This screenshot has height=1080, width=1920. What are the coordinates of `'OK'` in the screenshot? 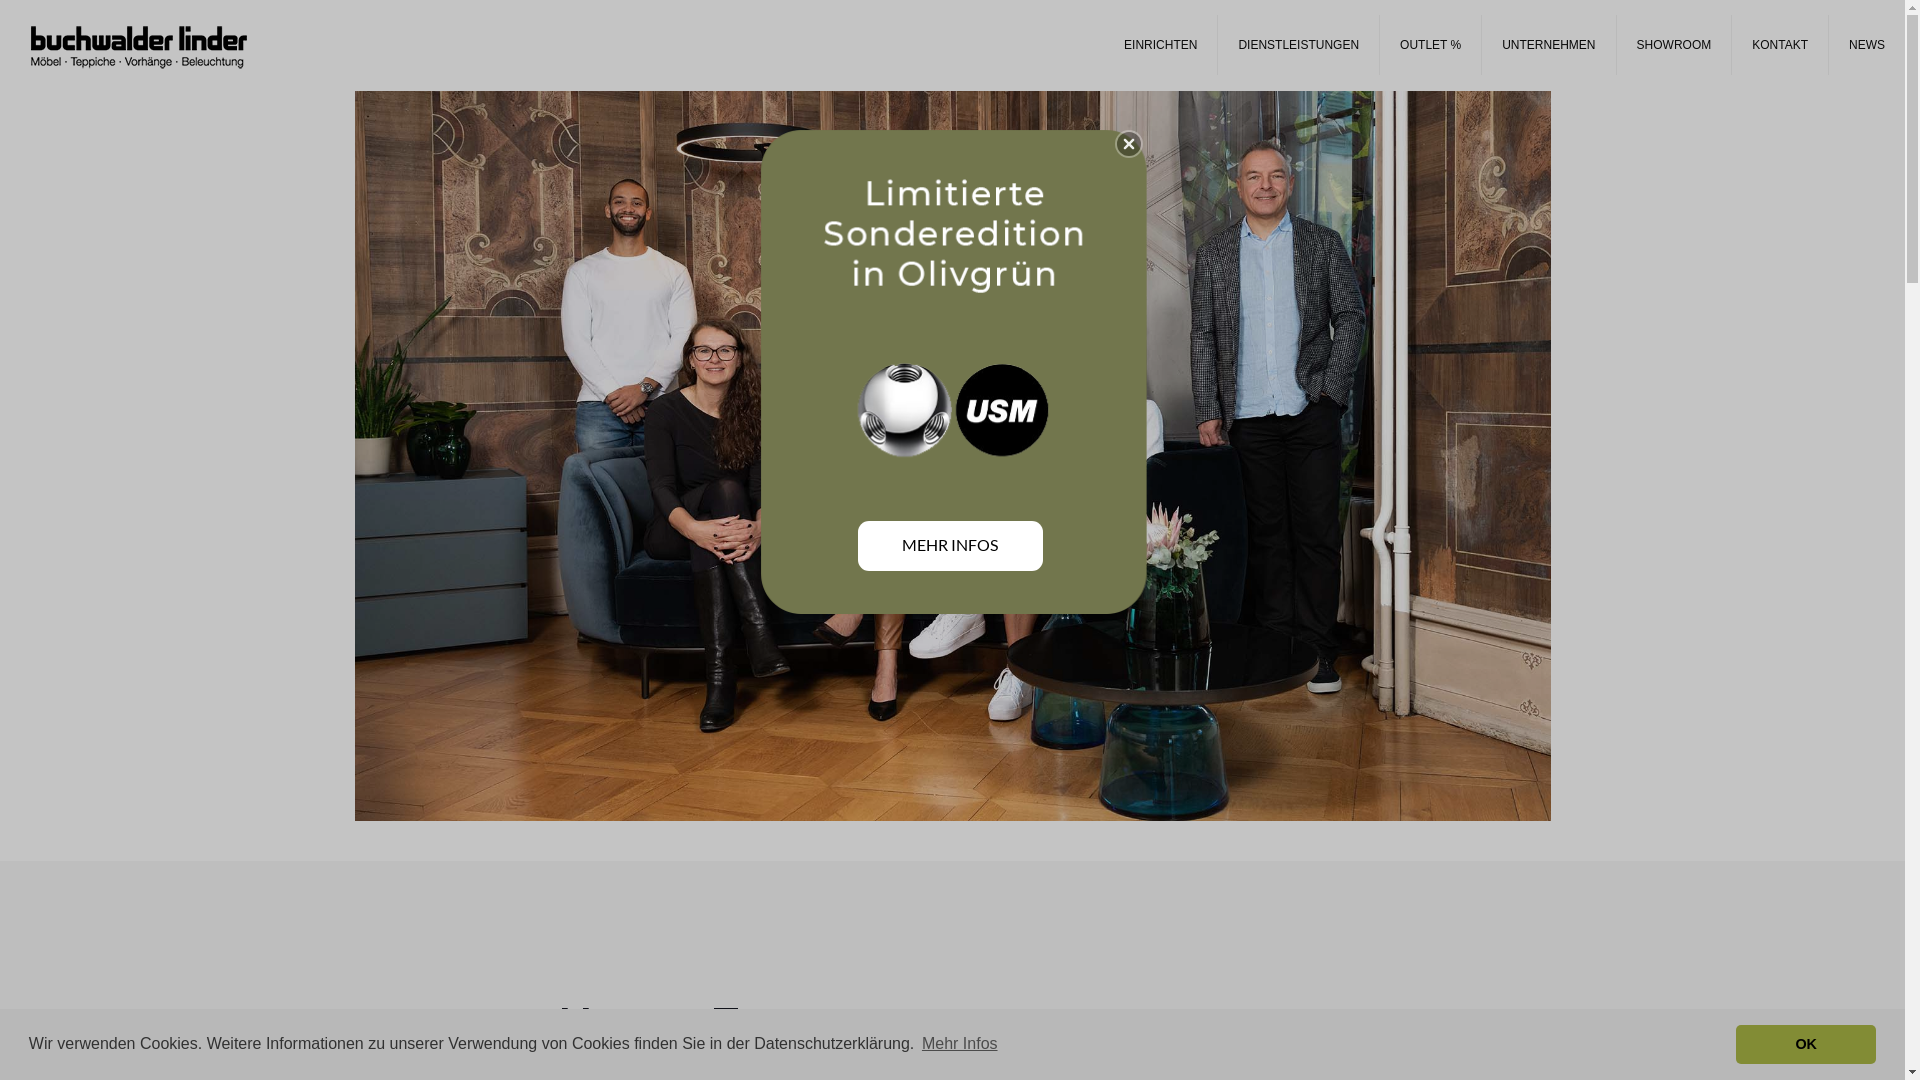 It's located at (1805, 1043).